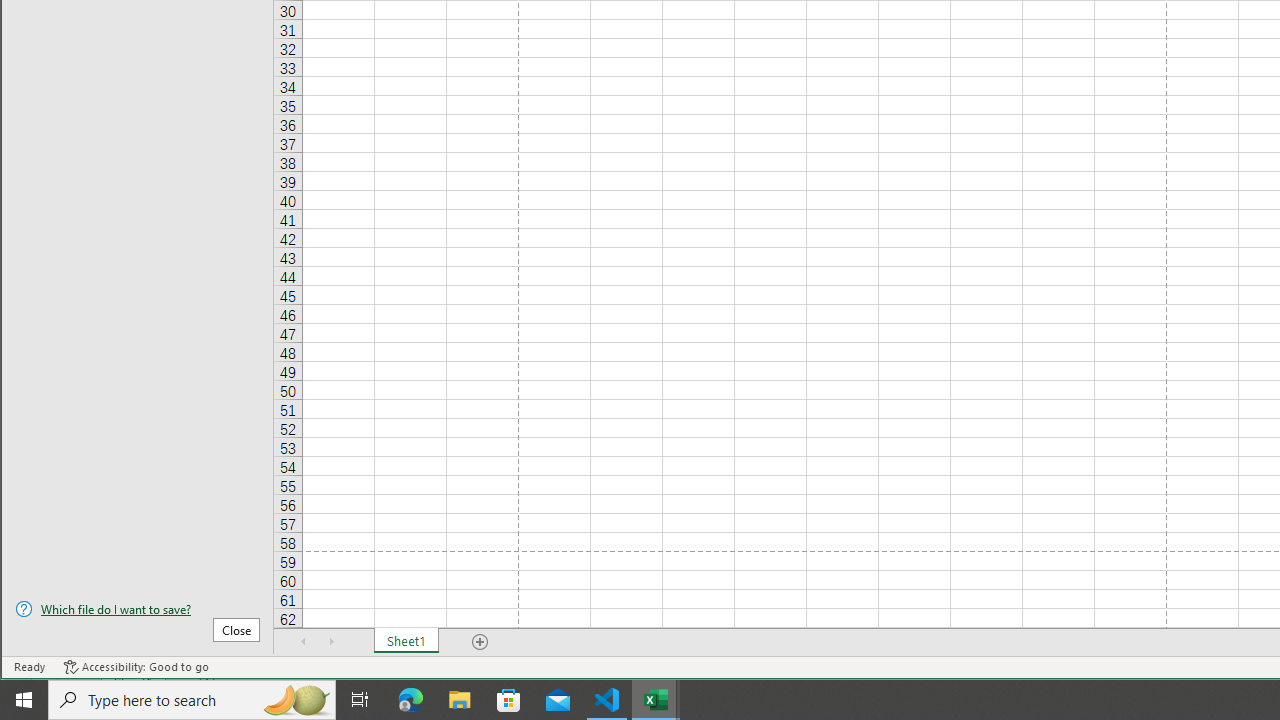 Image resolution: width=1280 pixels, height=720 pixels. Describe the element at coordinates (509, 698) in the screenshot. I see `'Microsoft Store'` at that location.